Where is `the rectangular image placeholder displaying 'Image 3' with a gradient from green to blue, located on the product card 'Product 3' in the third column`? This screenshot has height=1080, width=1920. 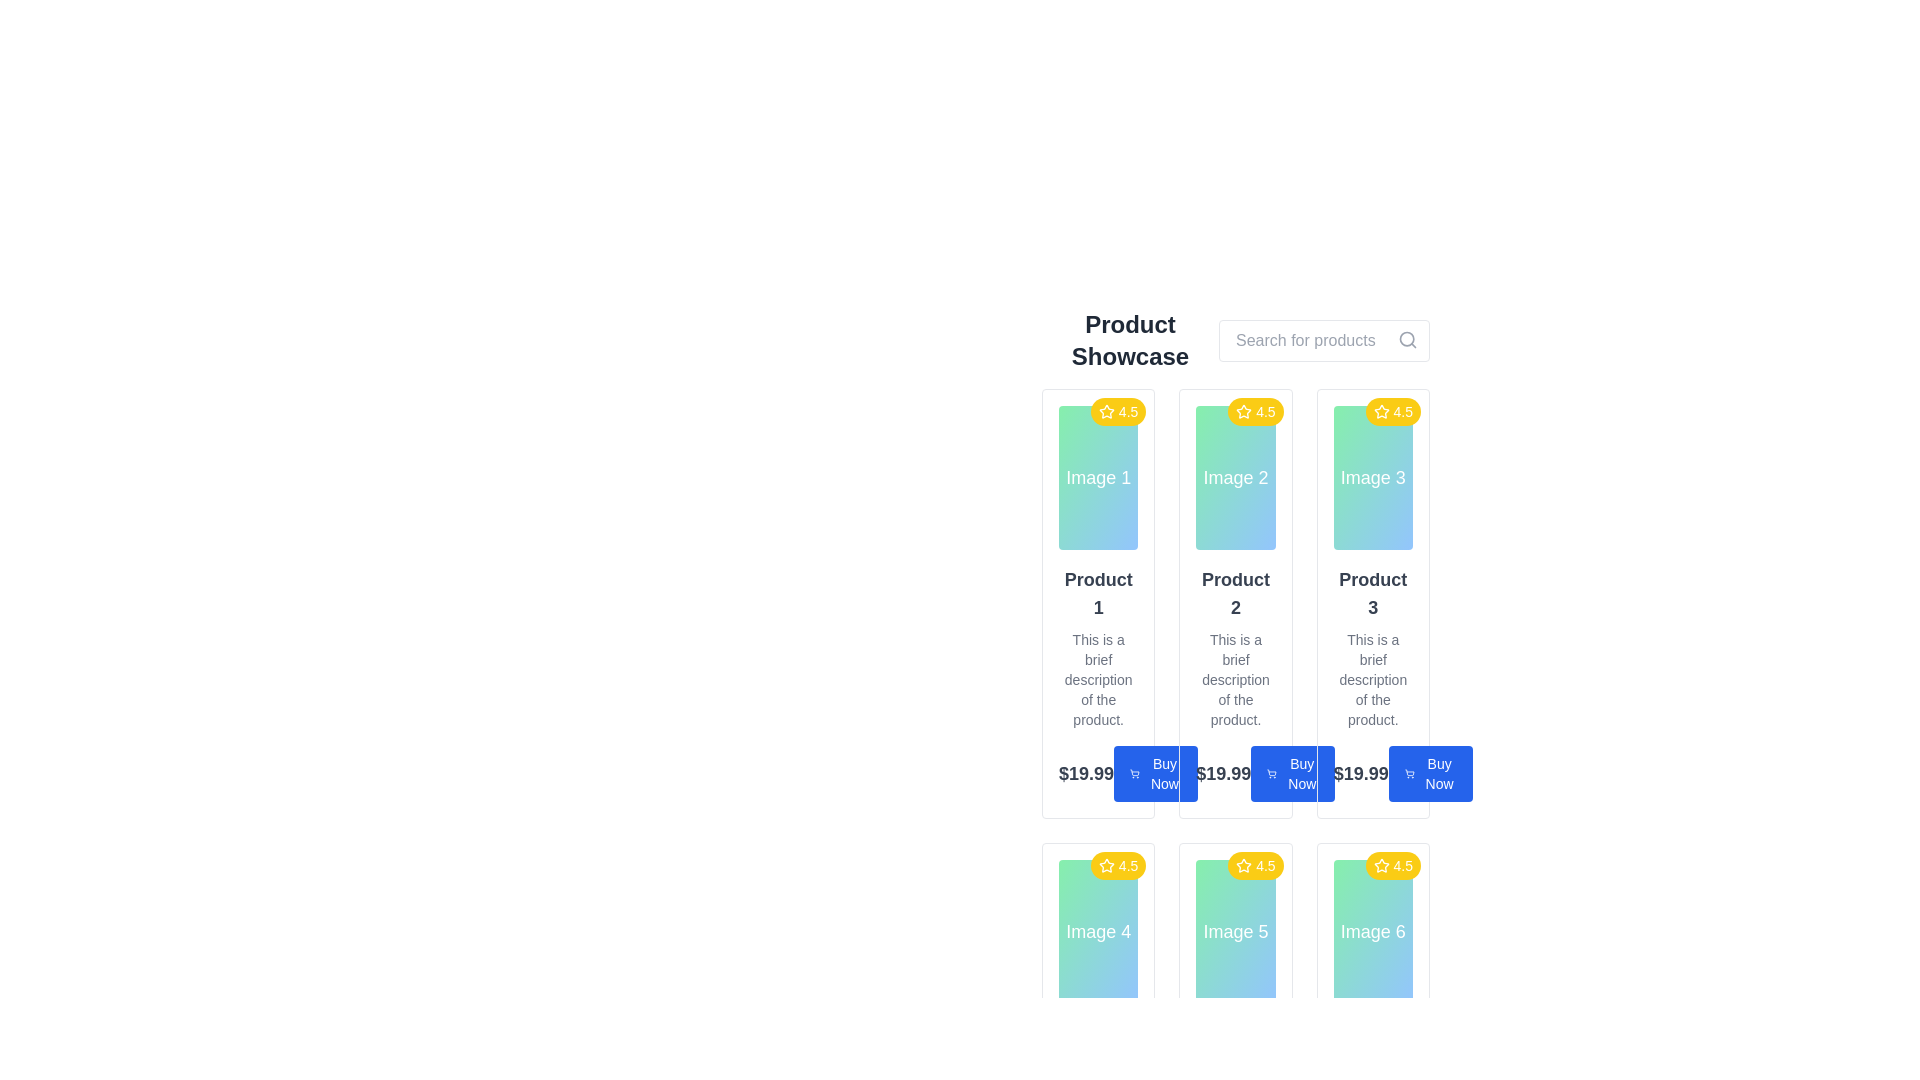
the rectangular image placeholder displaying 'Image 3' with a gradient from green to blue, located on the product card 'Product 3' in the third column is located at coordinates (1372, 478).